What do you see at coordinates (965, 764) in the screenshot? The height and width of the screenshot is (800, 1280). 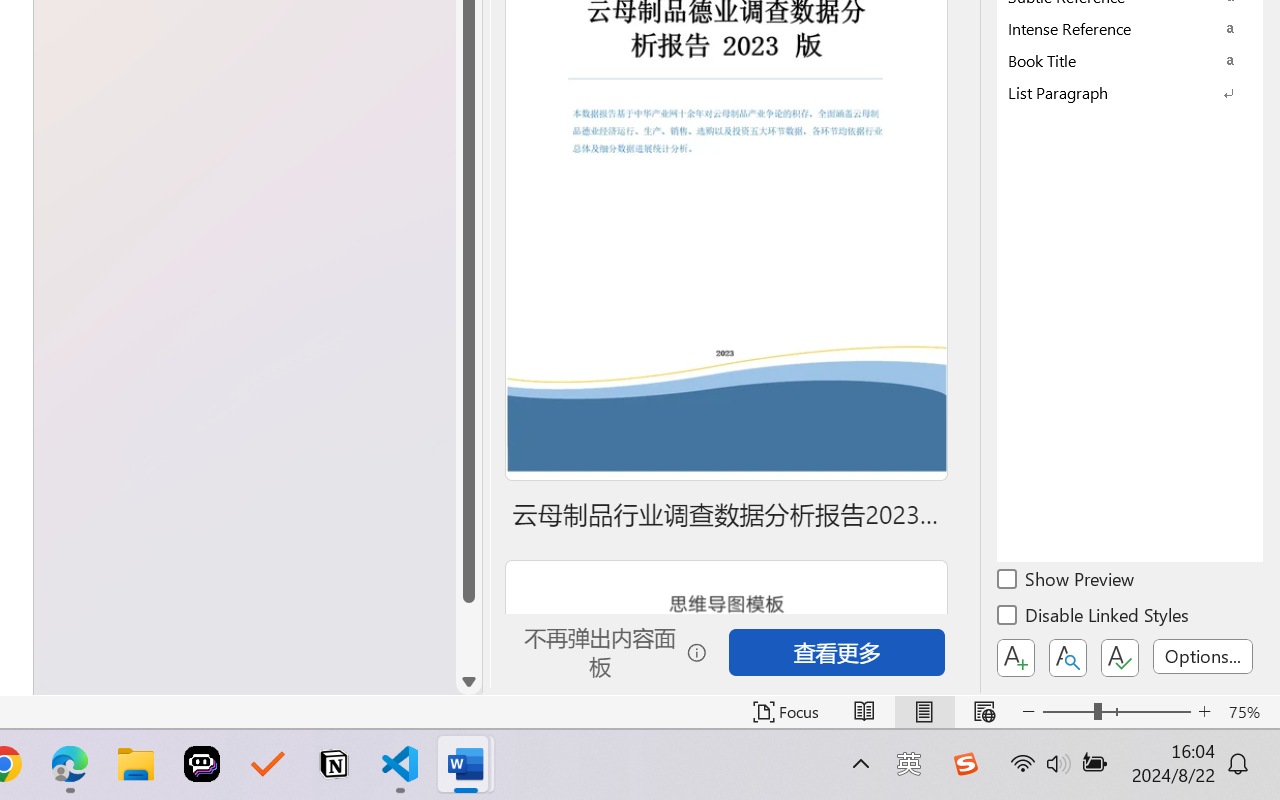 I see `'Class: Image'` at bounding box center [965, 764].